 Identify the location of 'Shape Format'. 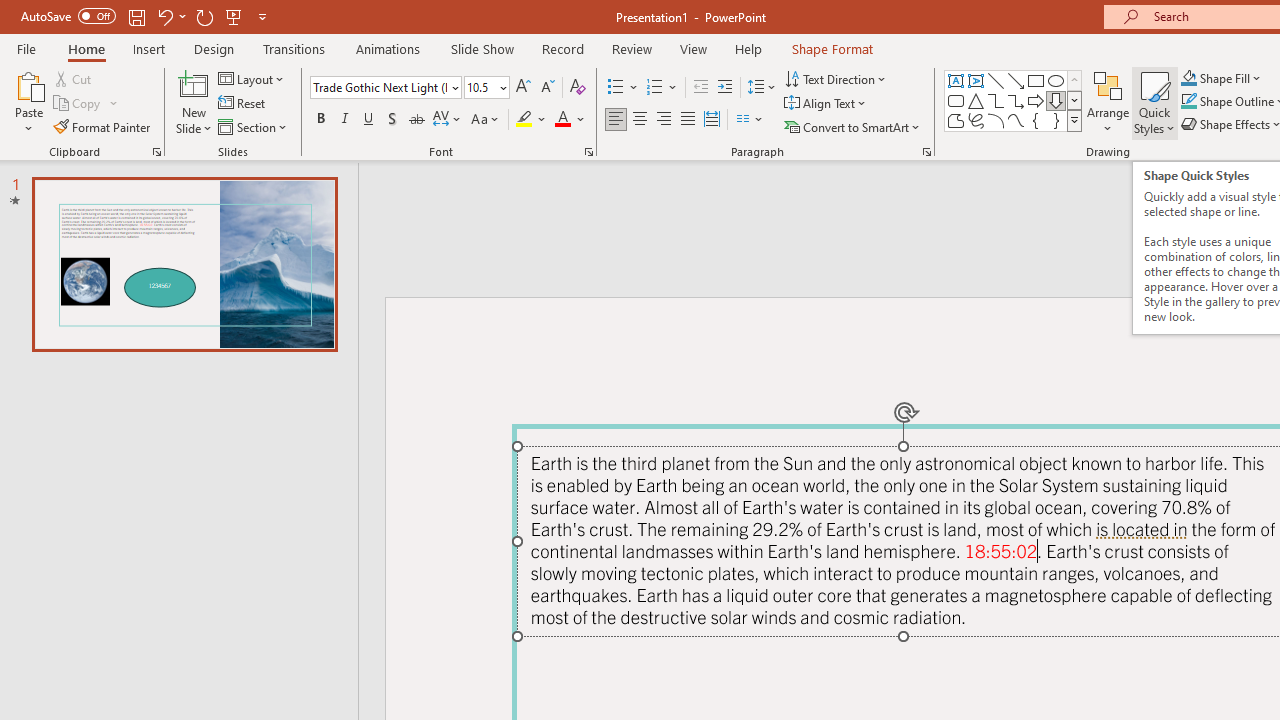
(832, 48).